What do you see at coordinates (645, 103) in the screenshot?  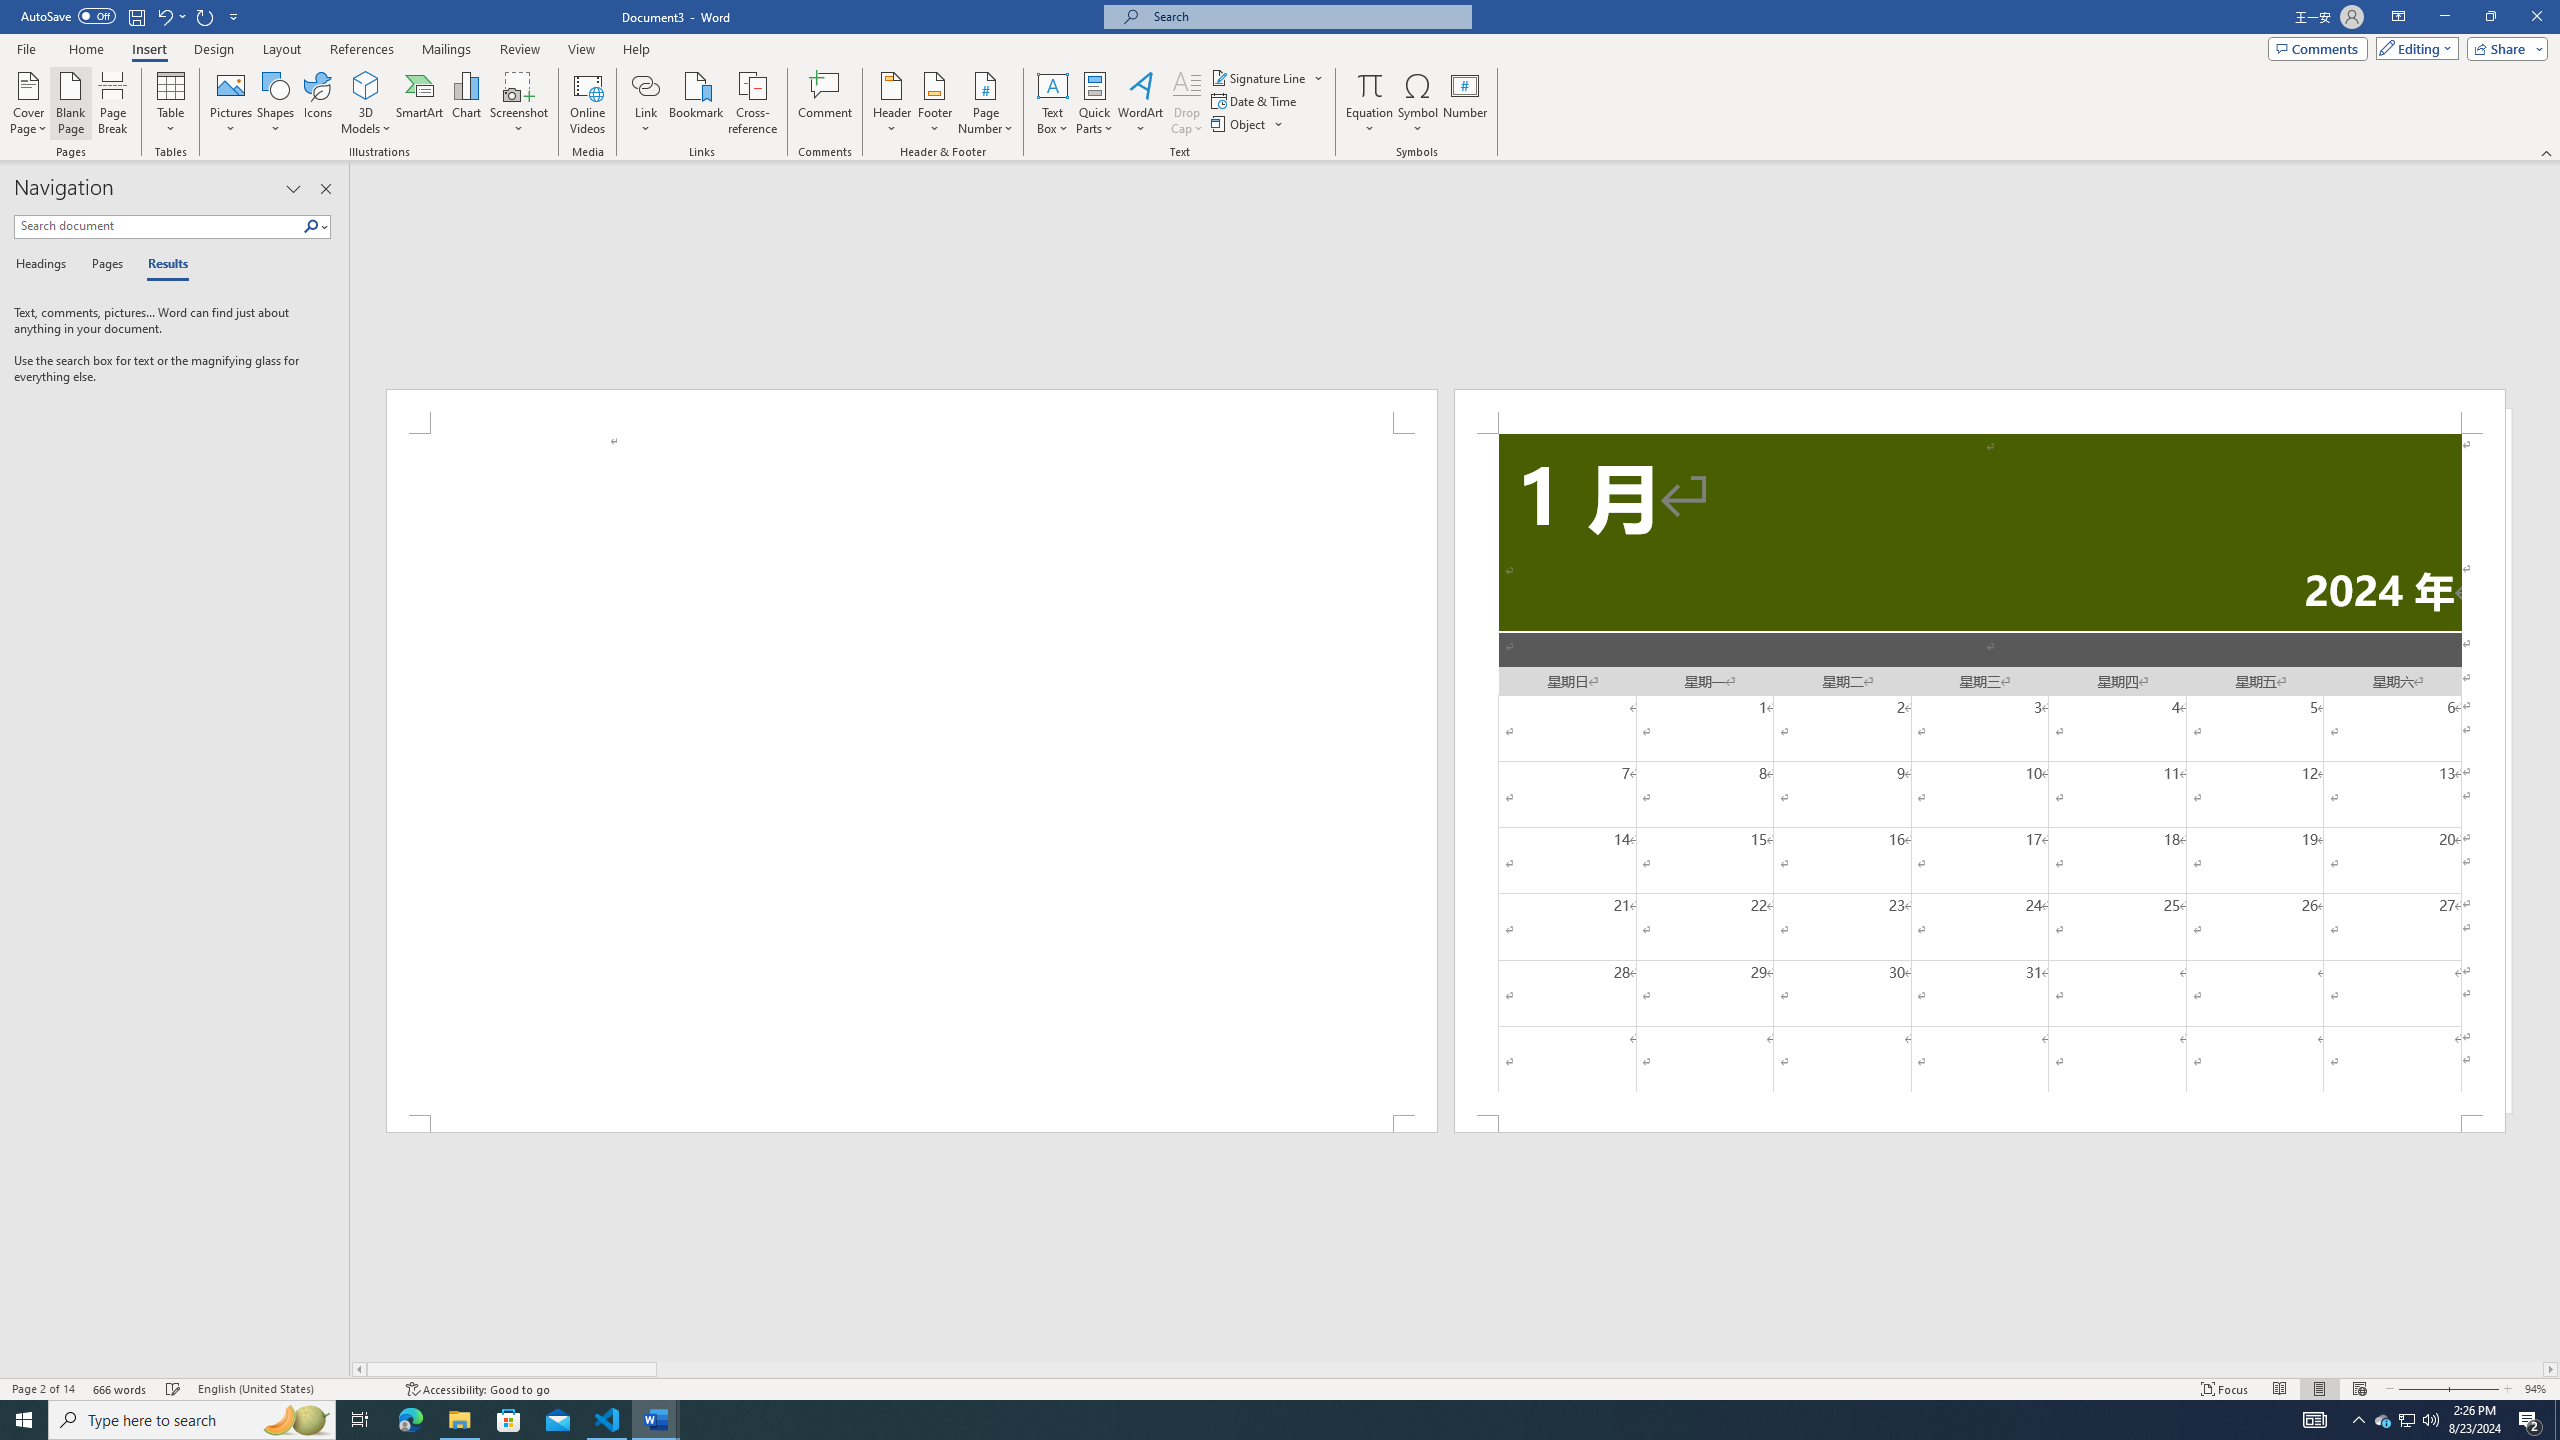 I see `'Link'` at bounding box center [645, 103].